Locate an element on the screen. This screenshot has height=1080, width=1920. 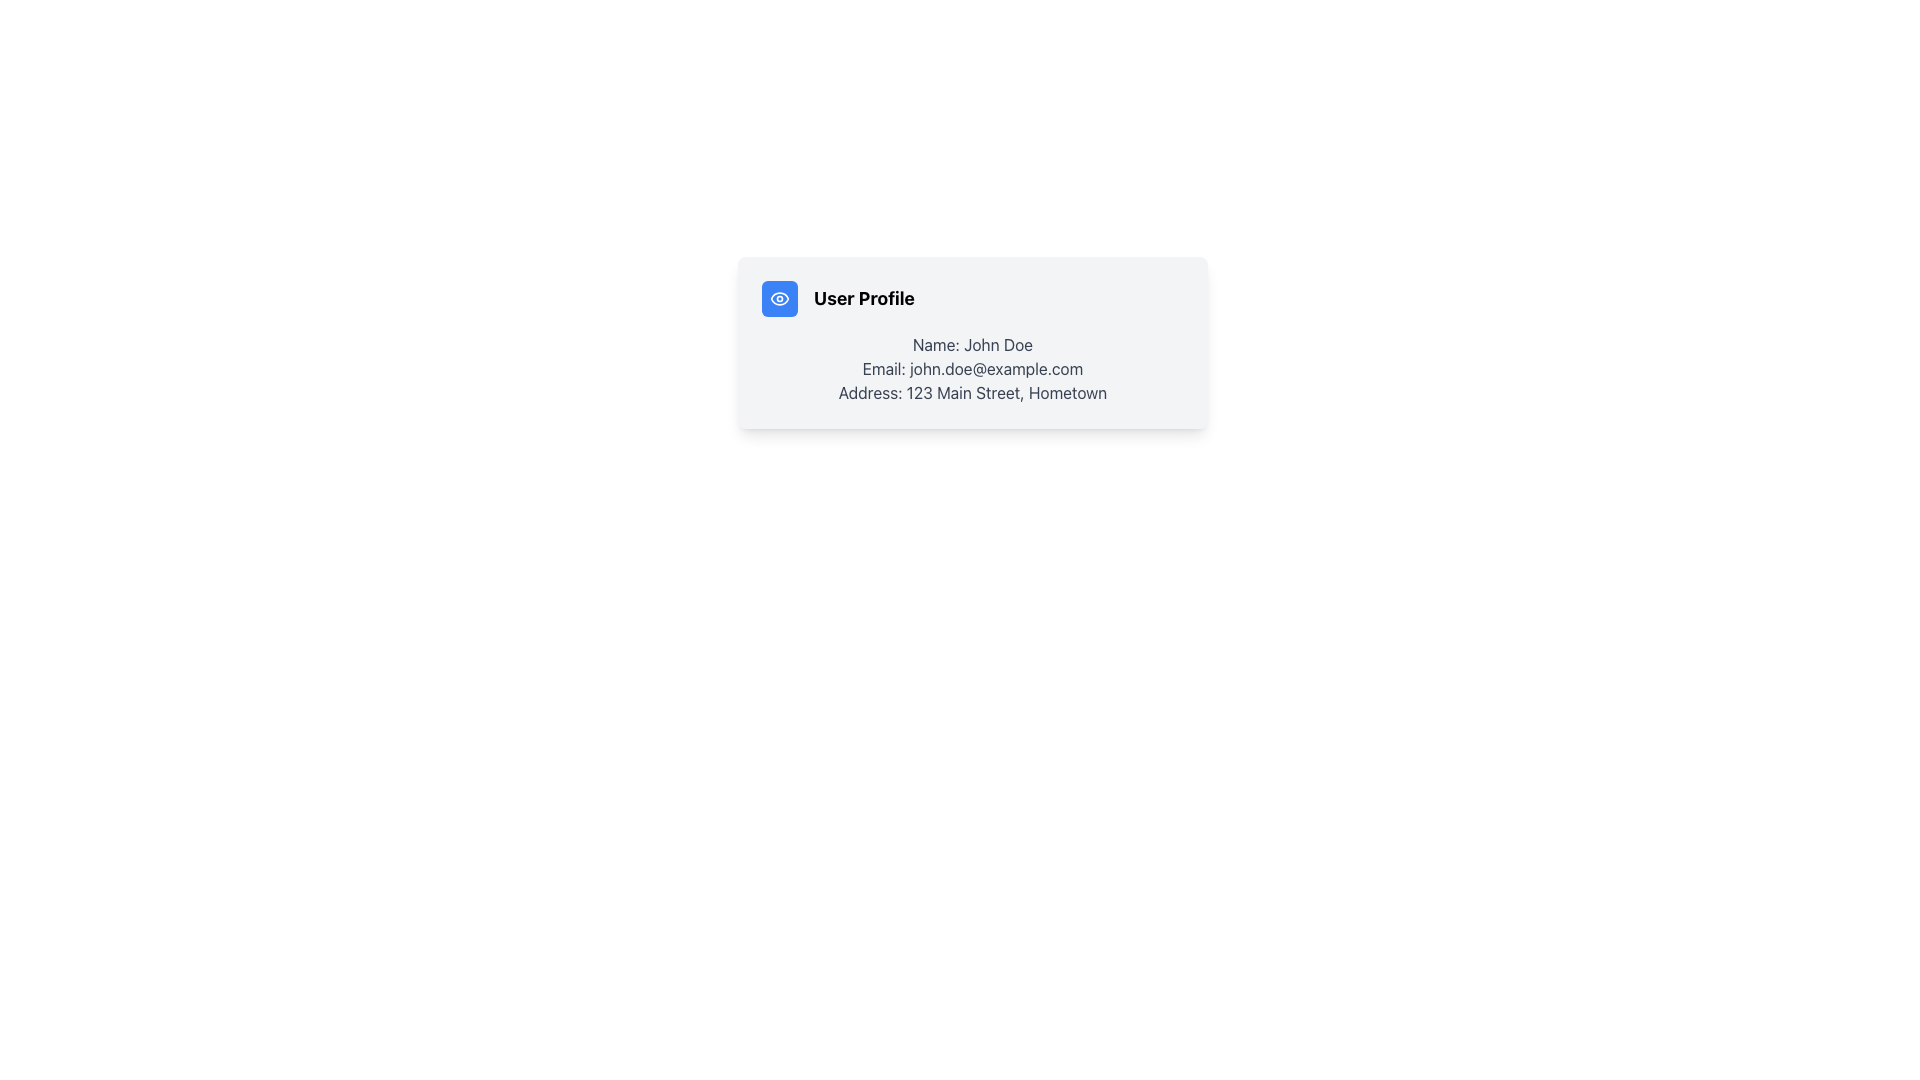
the 'User Profile' heading text, which is bold and prominently displayed in a large font at the top-left corner of the user information card is located at coordinates (864, 299).